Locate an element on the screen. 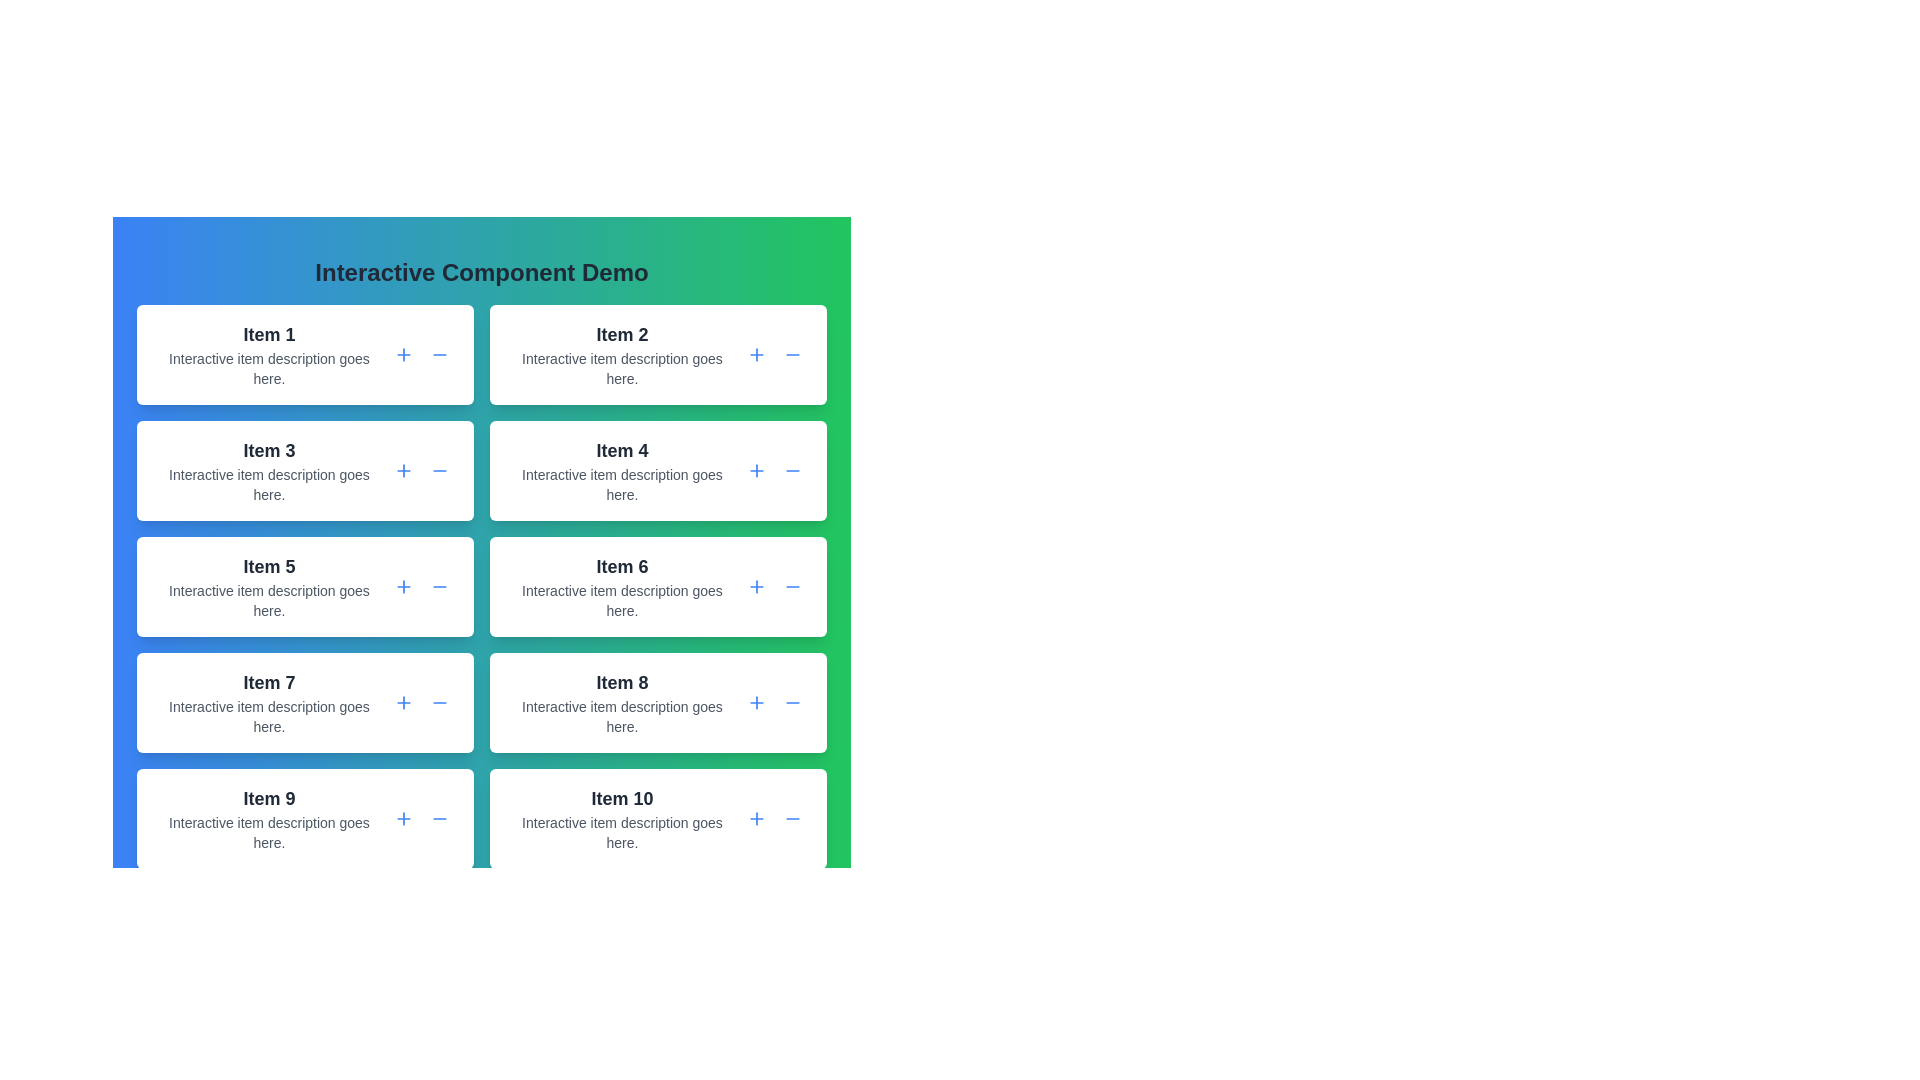  the Text display component that shows 'Item 2' as the title and 'Interactive item description goes here' as the subtitle, which is styled with a bold larger font and a smaller gray font respectively is located at coordinates (621, 353).